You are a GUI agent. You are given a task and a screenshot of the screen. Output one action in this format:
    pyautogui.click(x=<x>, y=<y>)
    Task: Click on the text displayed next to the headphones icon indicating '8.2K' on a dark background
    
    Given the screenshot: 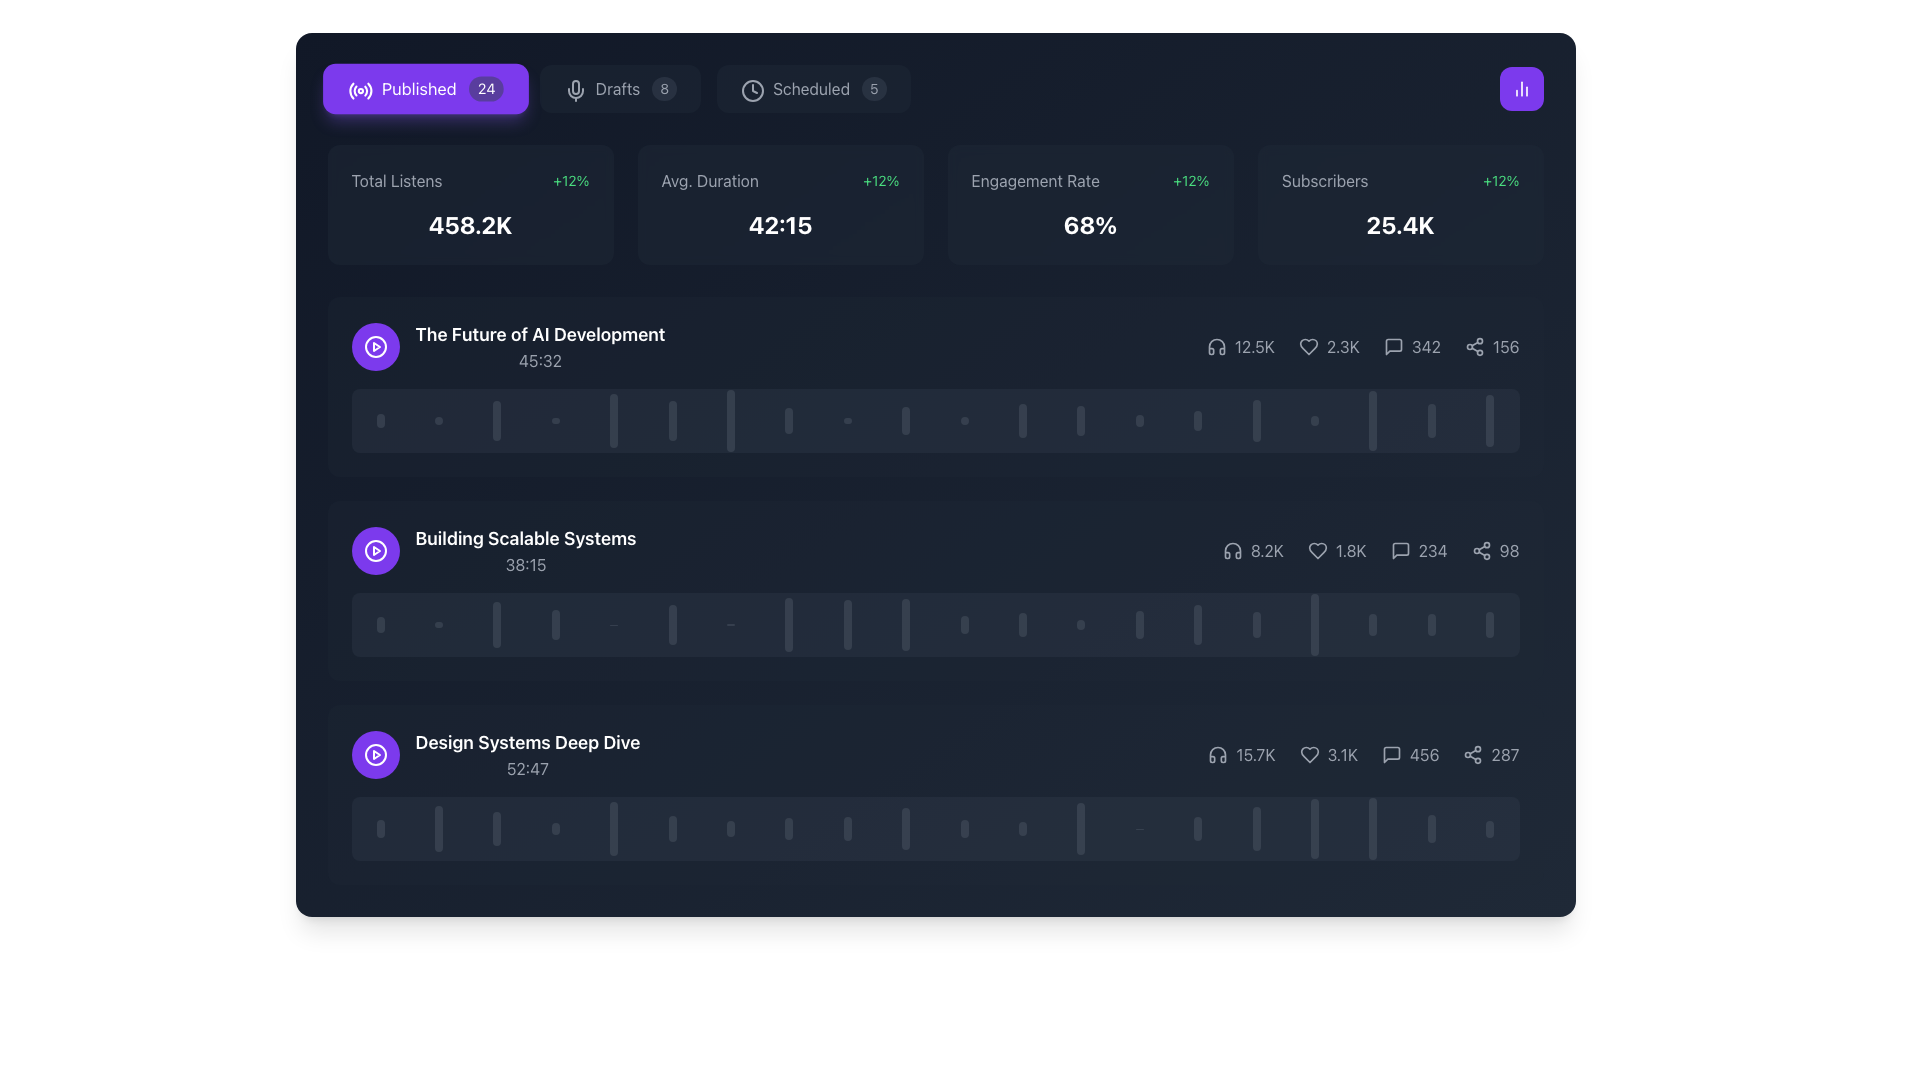 What is the action you would take?
    pyautogui.click(x=1252, y=551)
    